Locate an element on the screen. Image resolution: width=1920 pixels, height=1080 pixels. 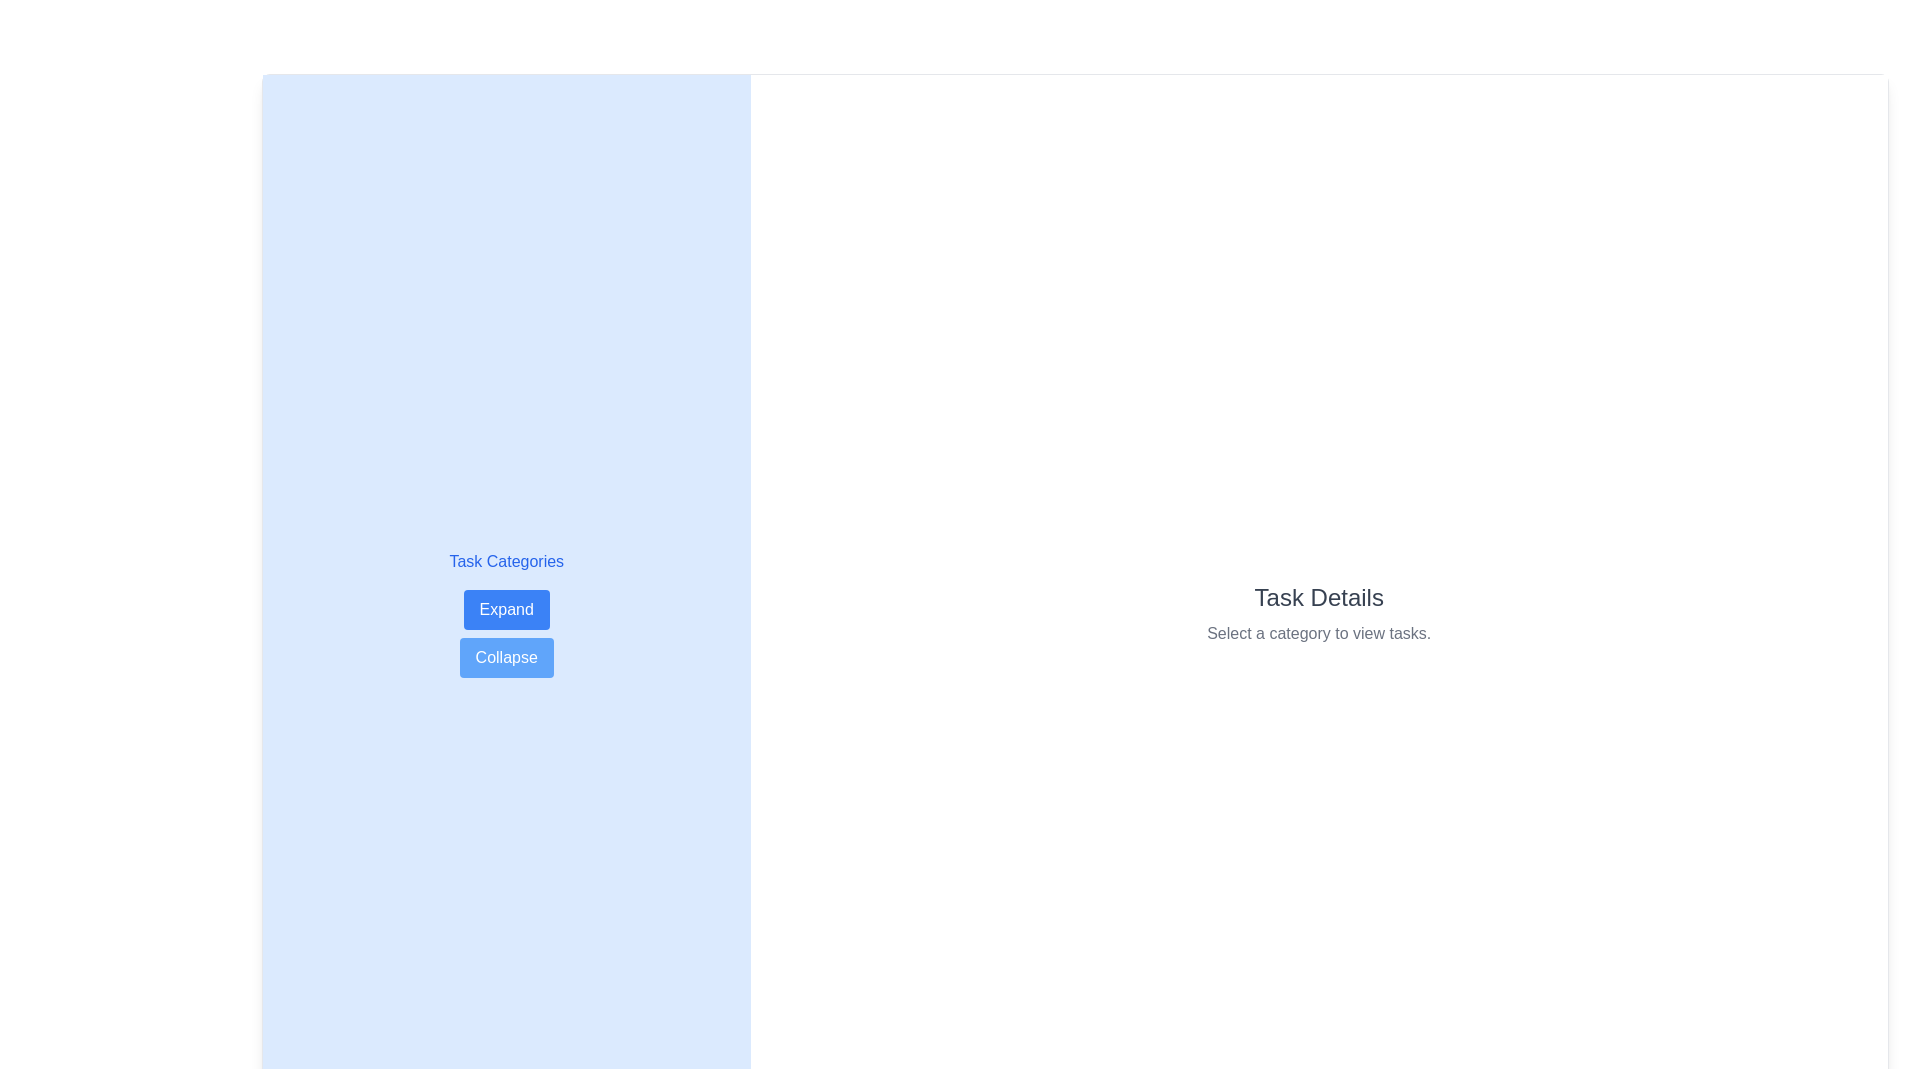
the button located below the 'Task Categories' label is located at coordinates (506, 608).